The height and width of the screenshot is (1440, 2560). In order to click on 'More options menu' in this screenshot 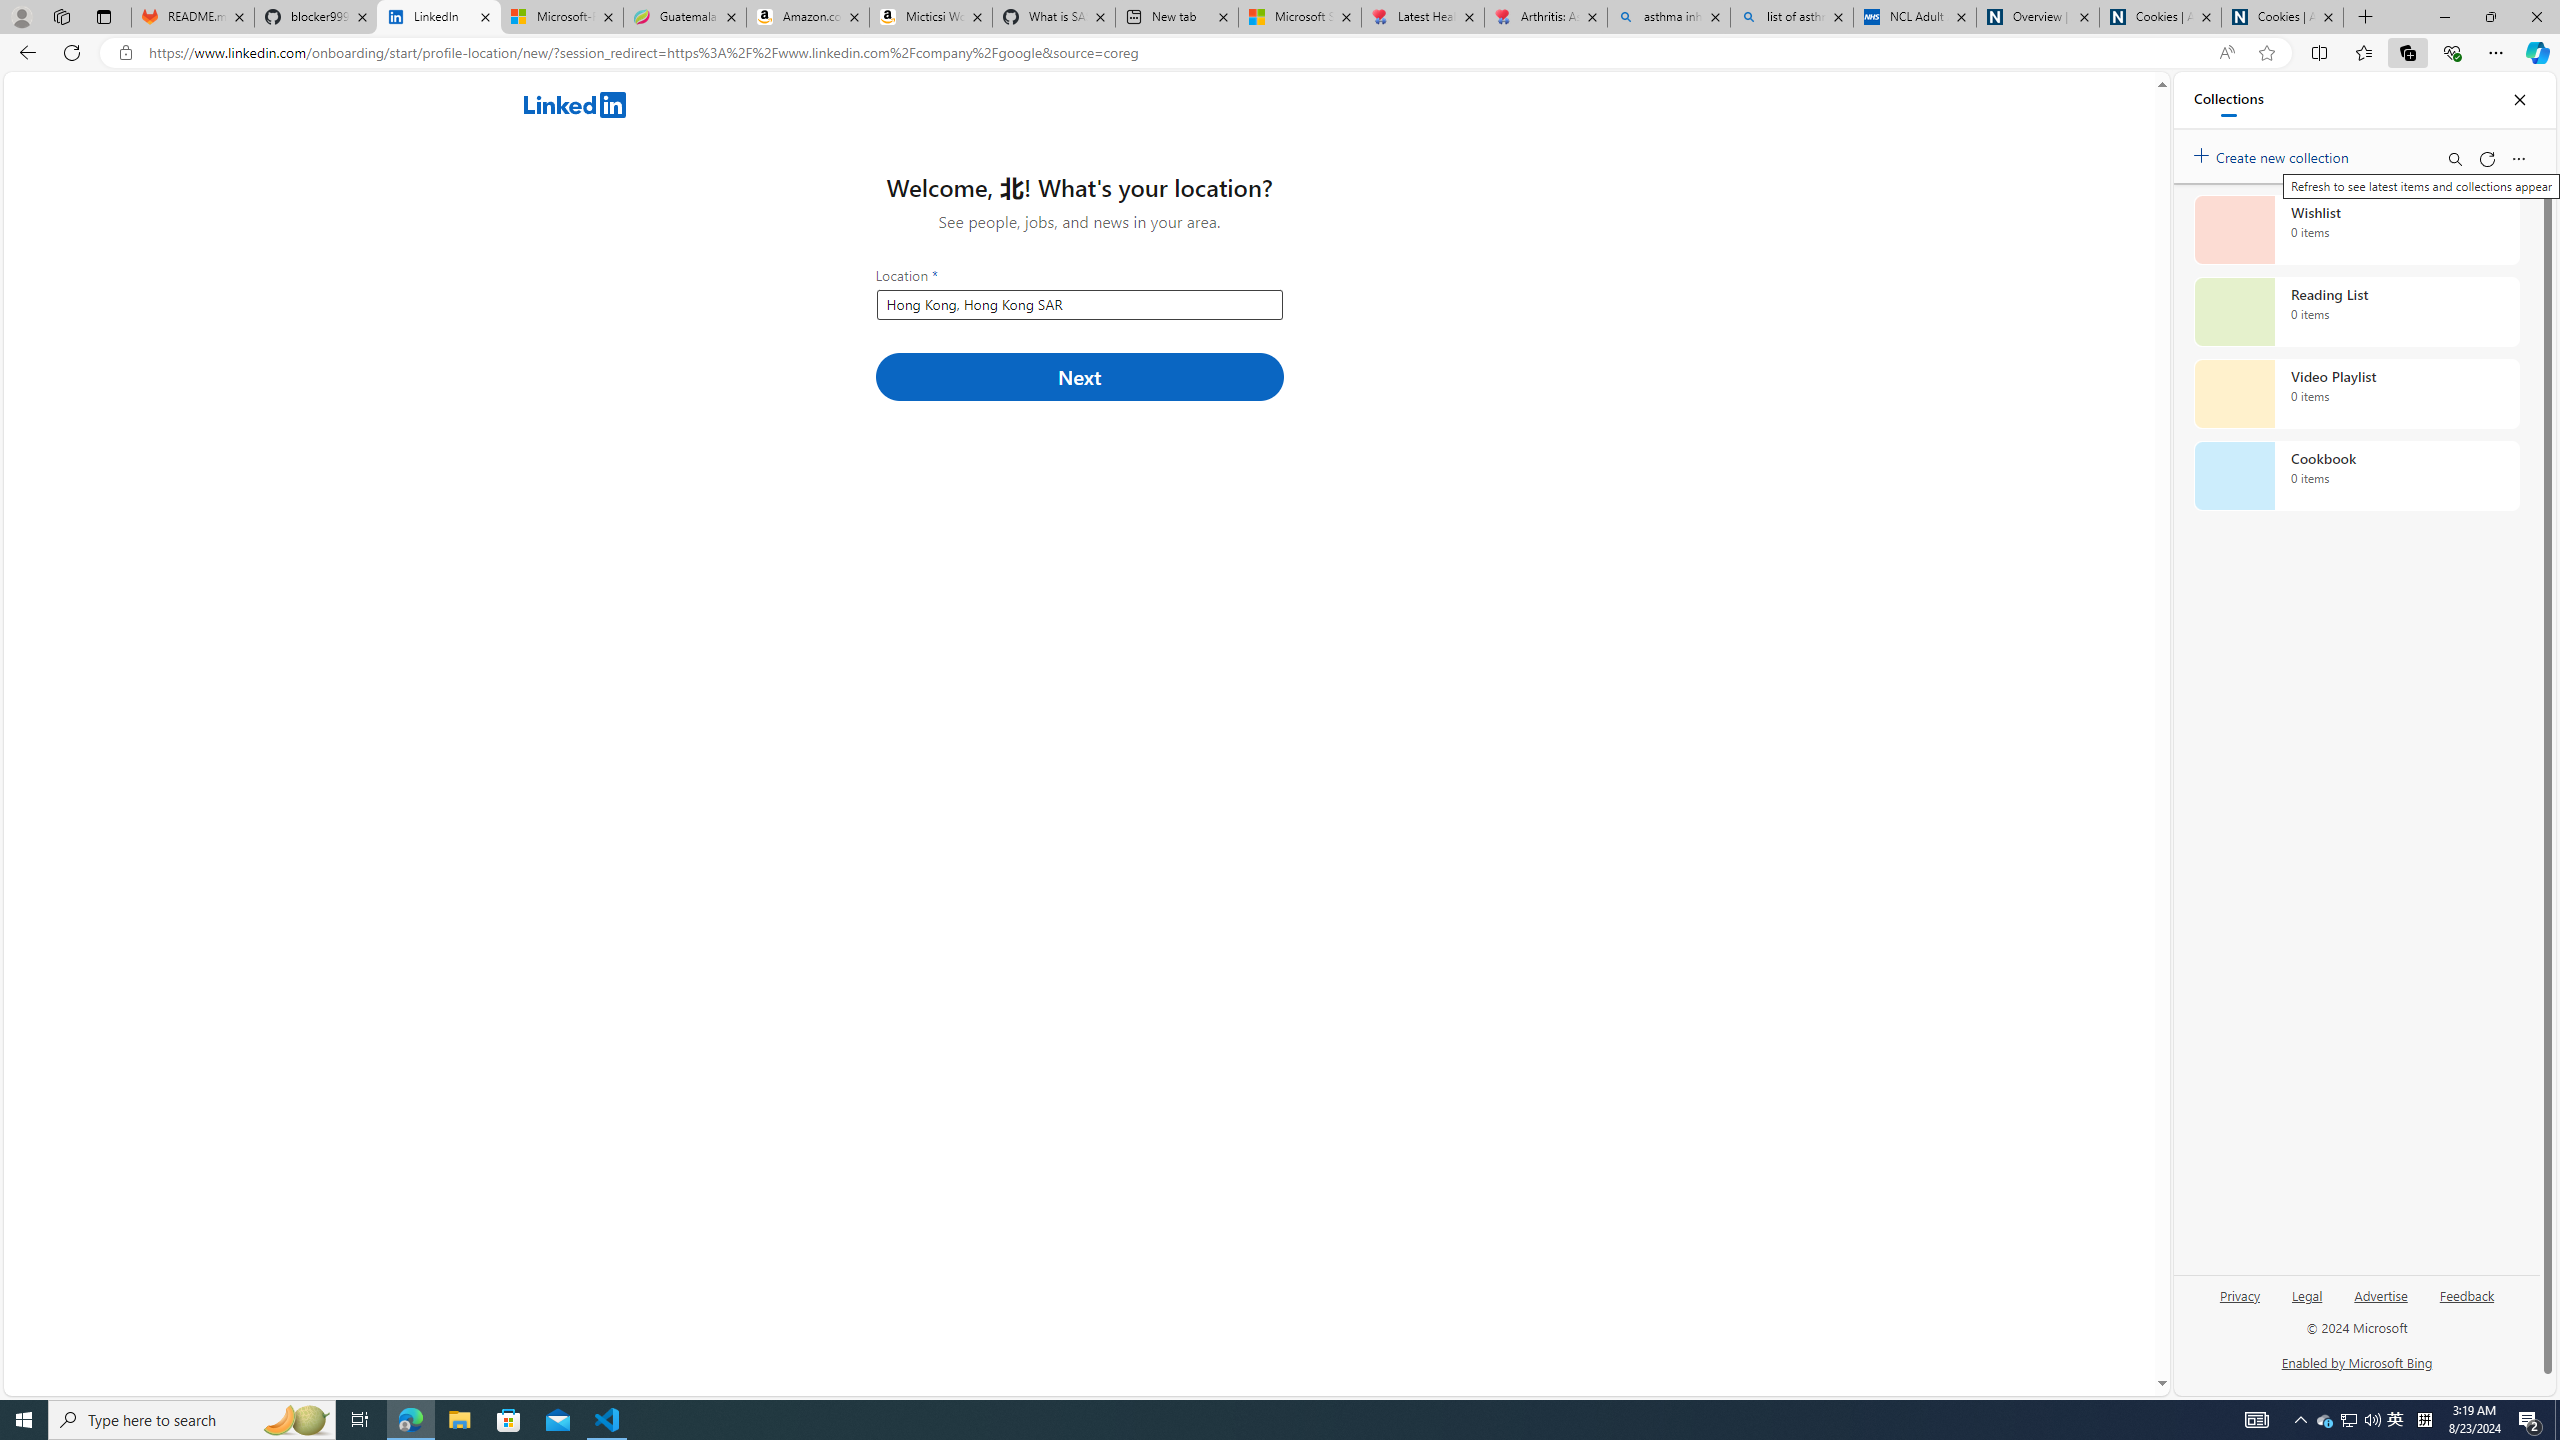, I will do `click(2519, 158)`.